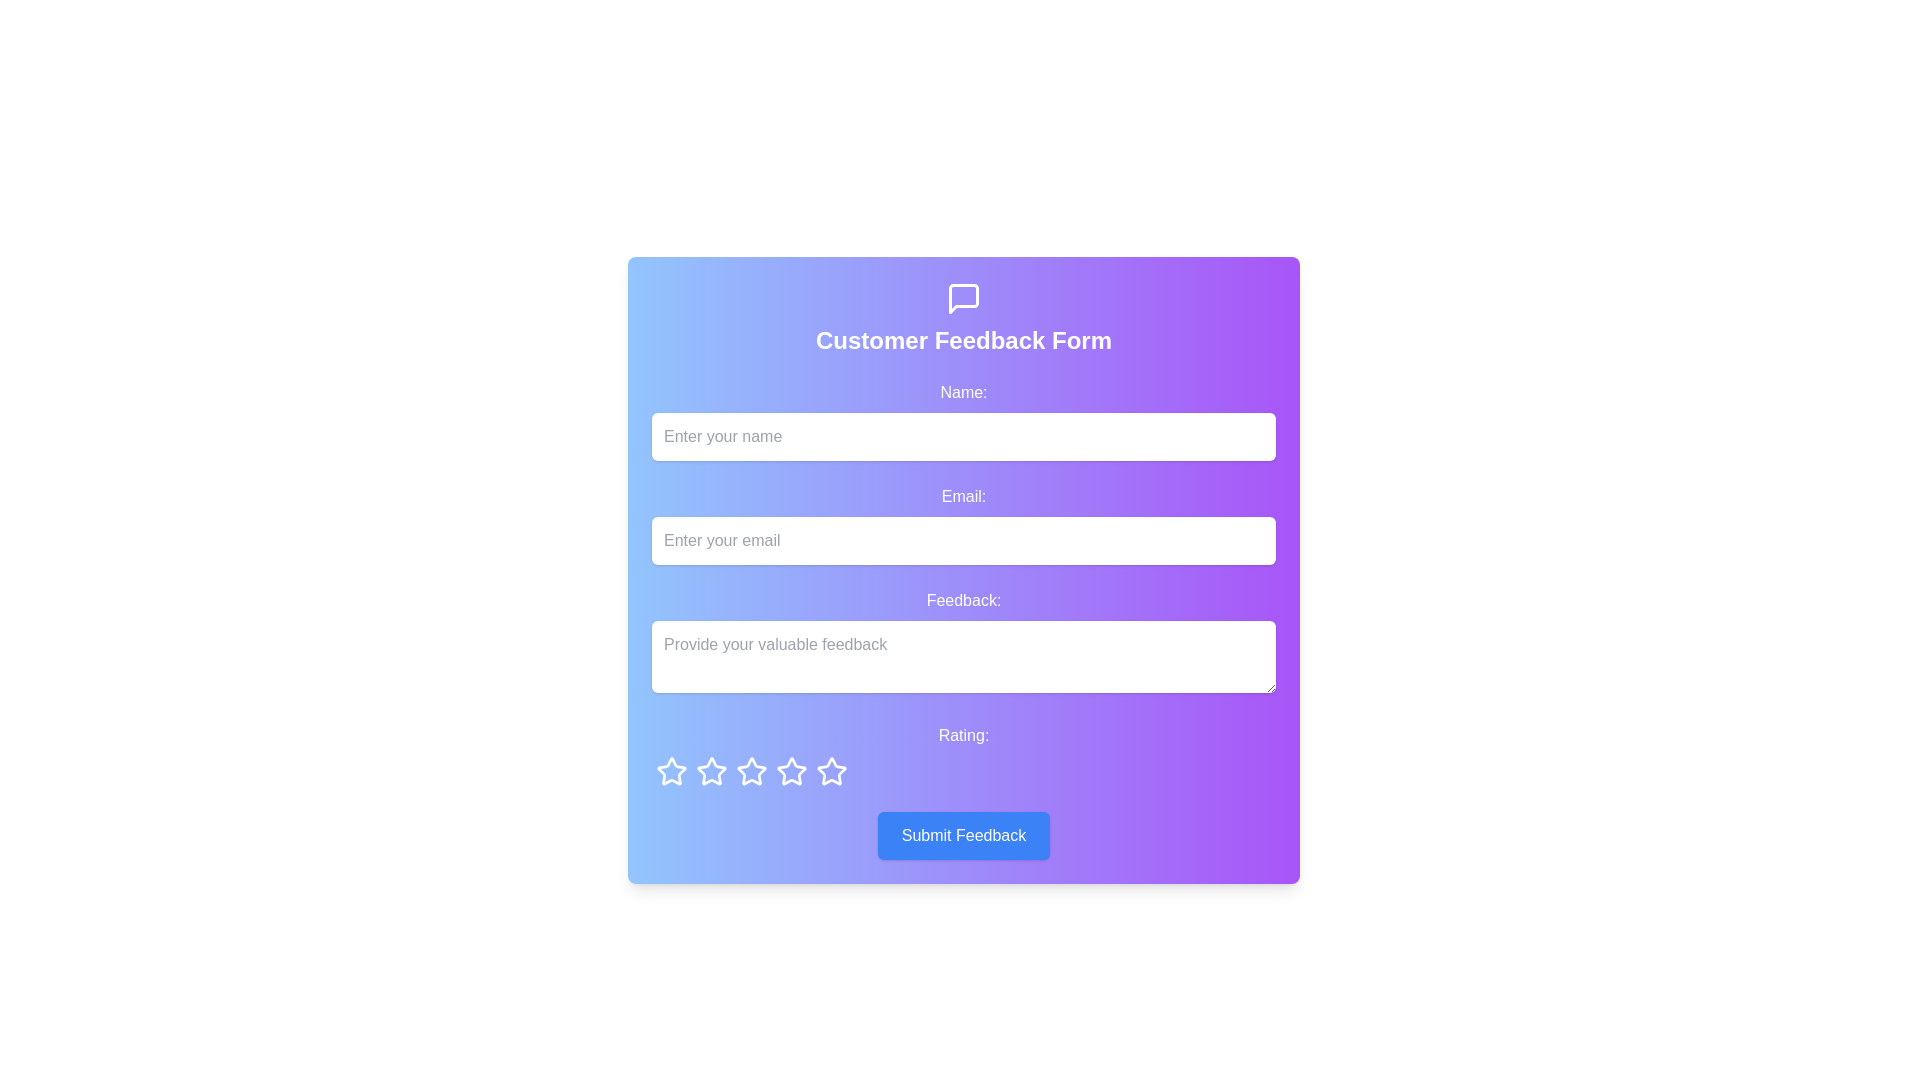  I want to click on inside the email input field, which is the second input field under the label 'Email:' in the form, to focus on it, so click(964, 523).